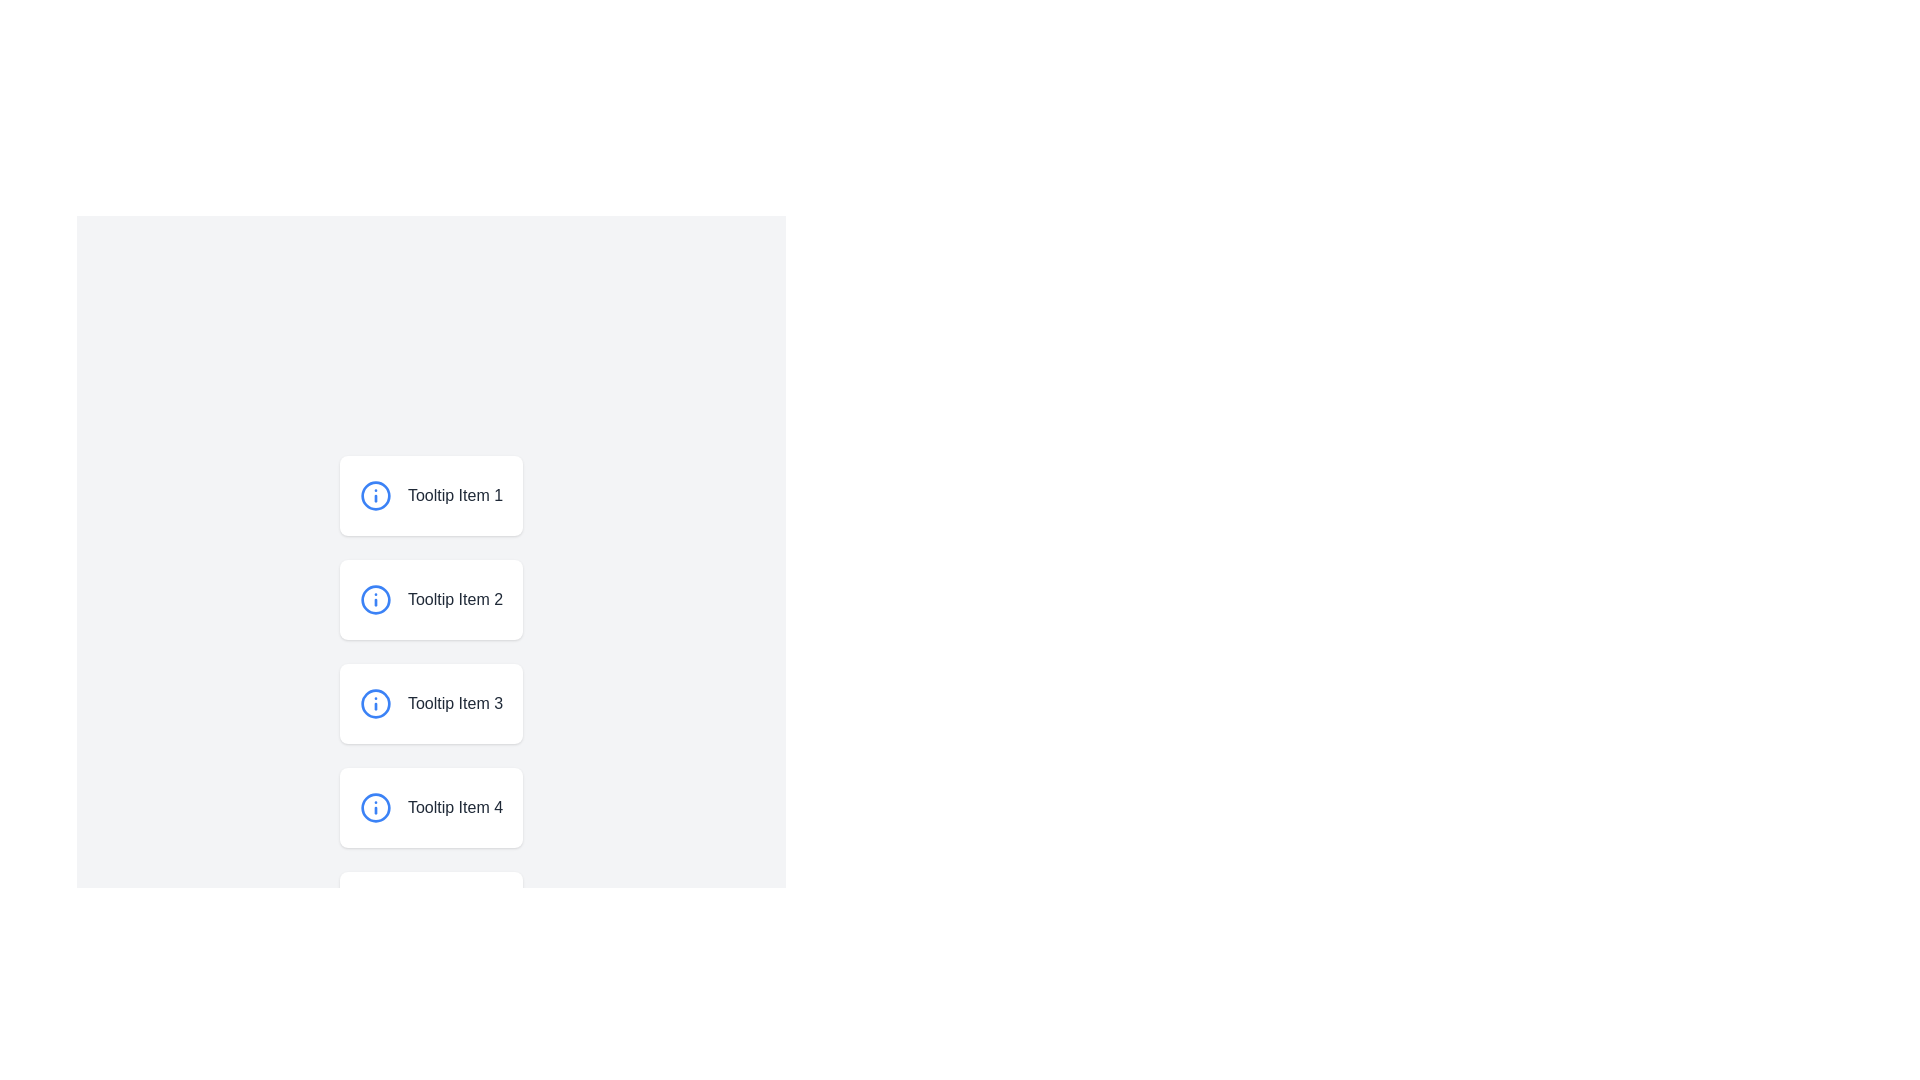  Describe the element at coordinates (375, 599) in the screenshot. I see `the SVG circle graphic that serves as the background of the information icon for 'Tooltip Item 2' in the vertical list` at that location.